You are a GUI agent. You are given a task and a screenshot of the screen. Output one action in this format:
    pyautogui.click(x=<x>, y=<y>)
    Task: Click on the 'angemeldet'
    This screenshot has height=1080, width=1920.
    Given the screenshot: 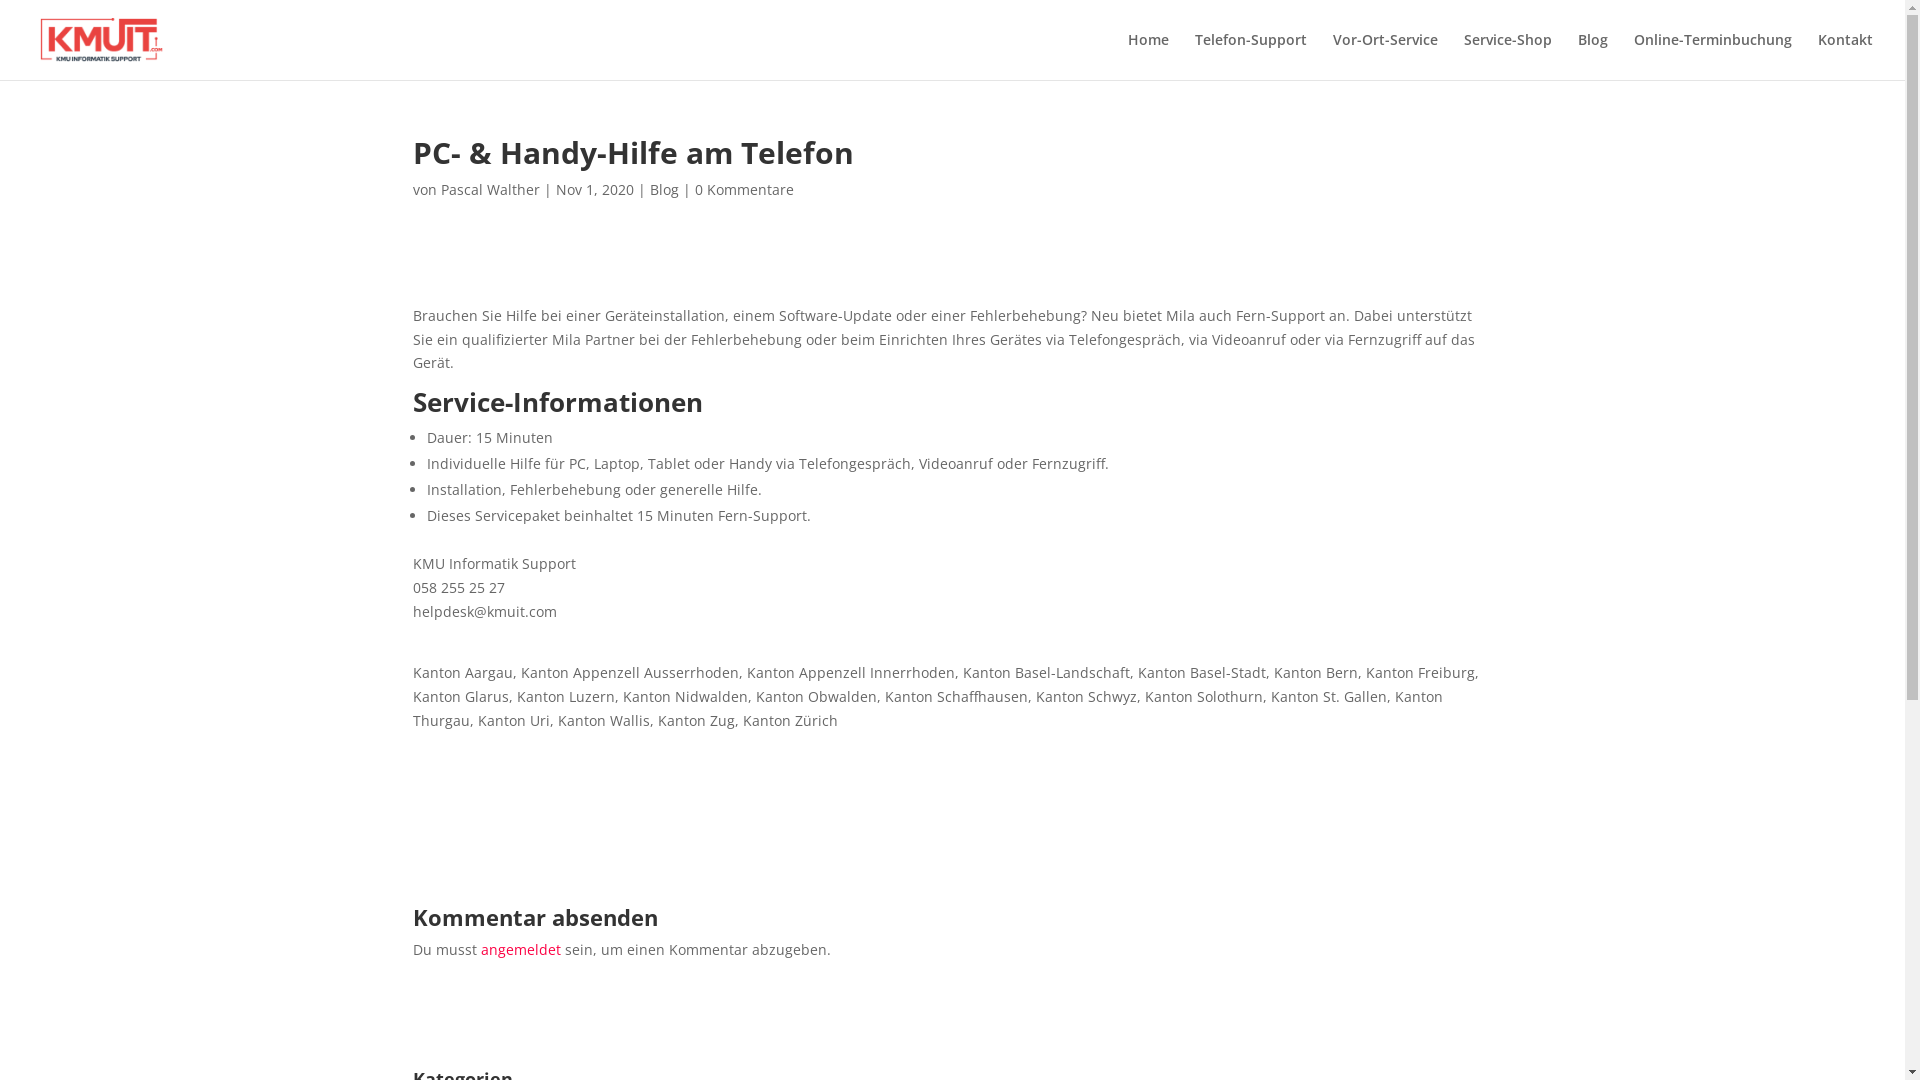 What is the action you would take?
    pyautogui.click(x=519, y=948)
    